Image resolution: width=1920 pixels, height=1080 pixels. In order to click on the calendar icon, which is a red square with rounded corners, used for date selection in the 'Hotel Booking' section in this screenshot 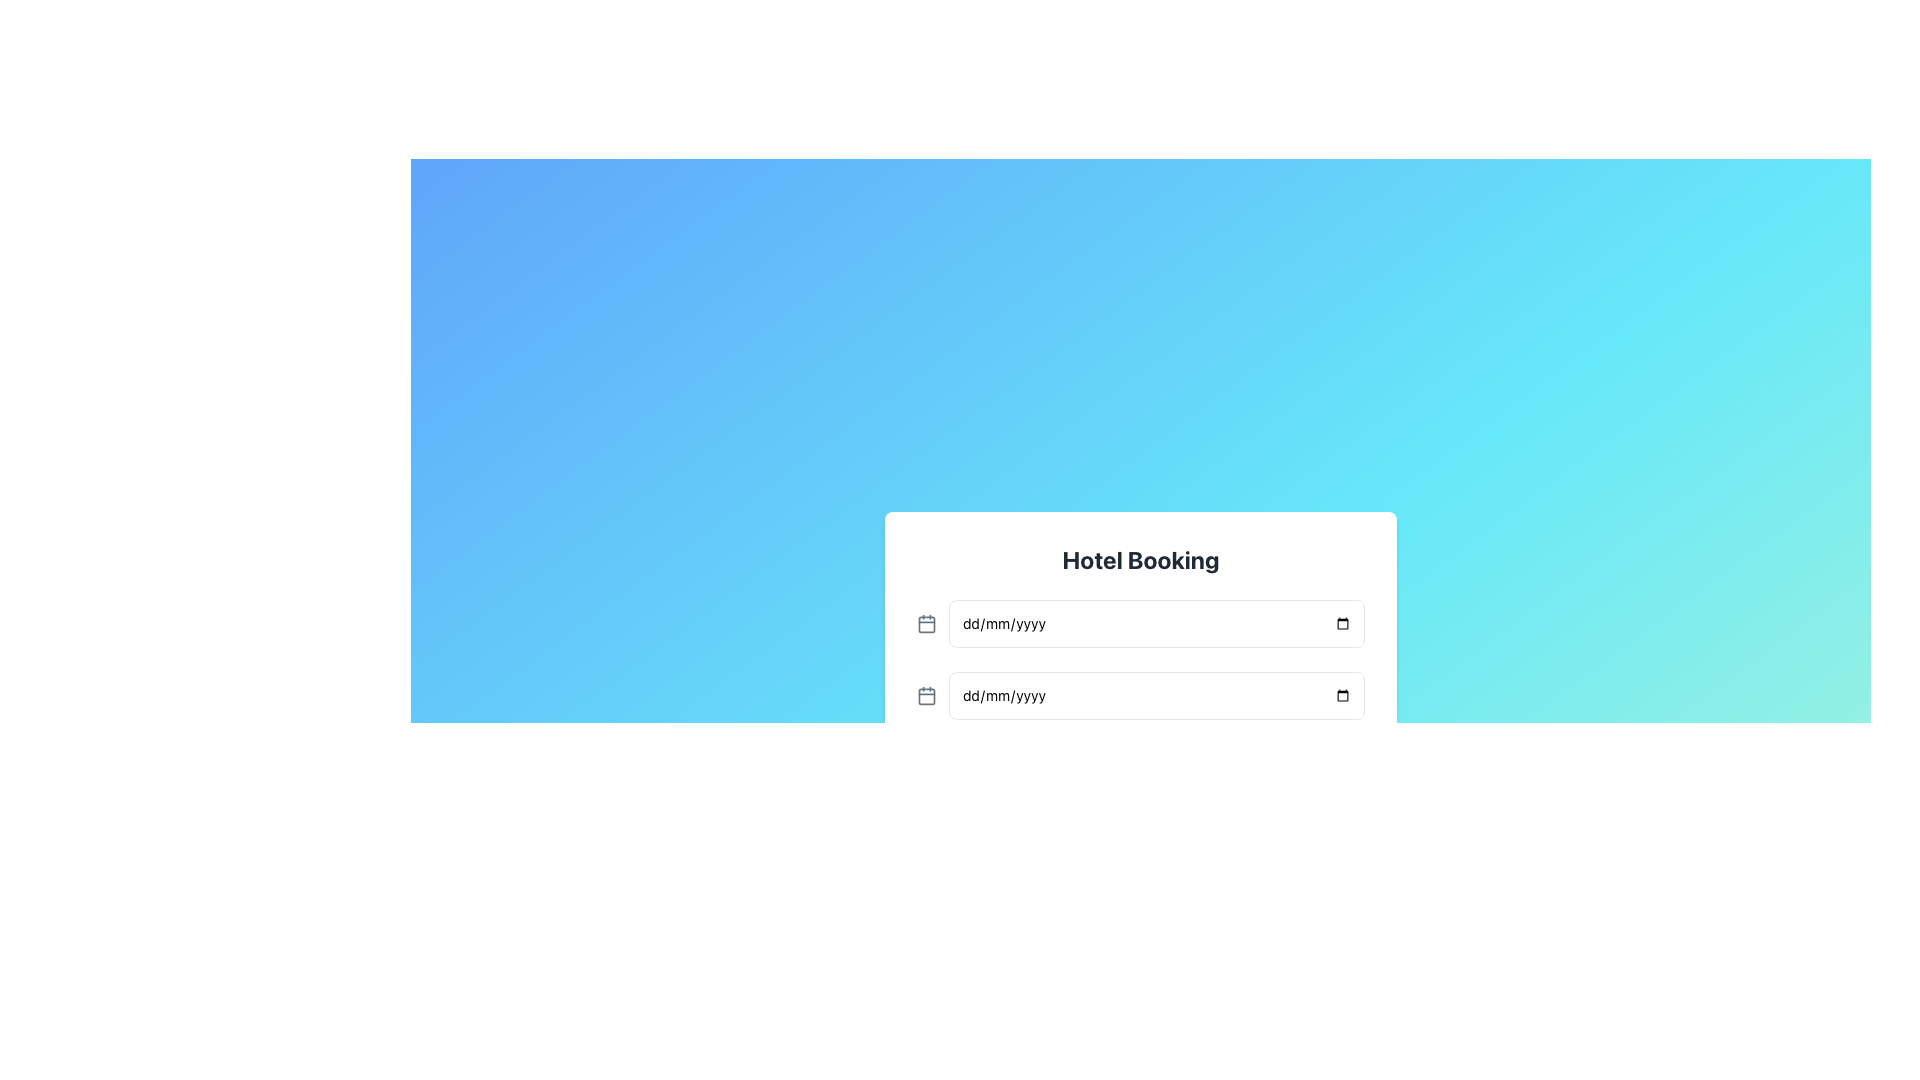, I will do `click(925, 694)`.